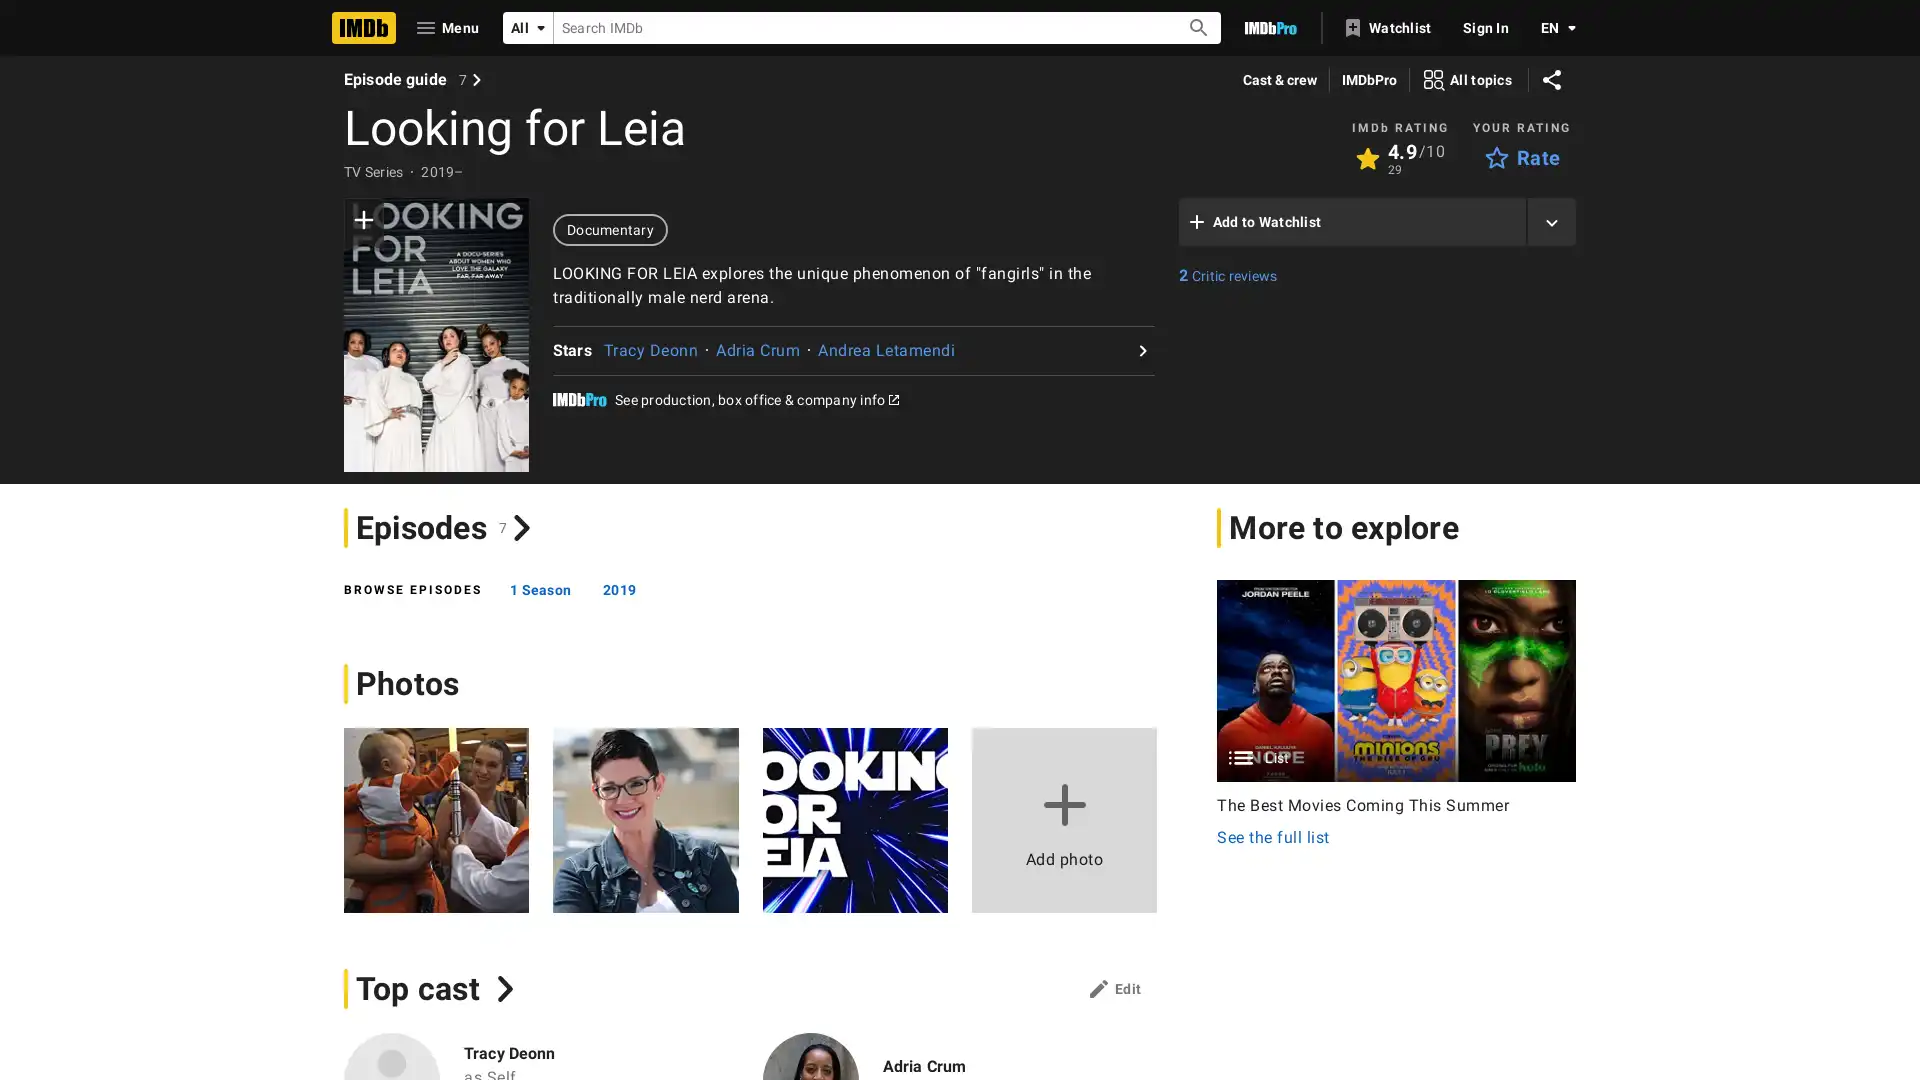  Describe the element at coordinates (540, 588) in the screenshot. I see `1 Season` at that location.